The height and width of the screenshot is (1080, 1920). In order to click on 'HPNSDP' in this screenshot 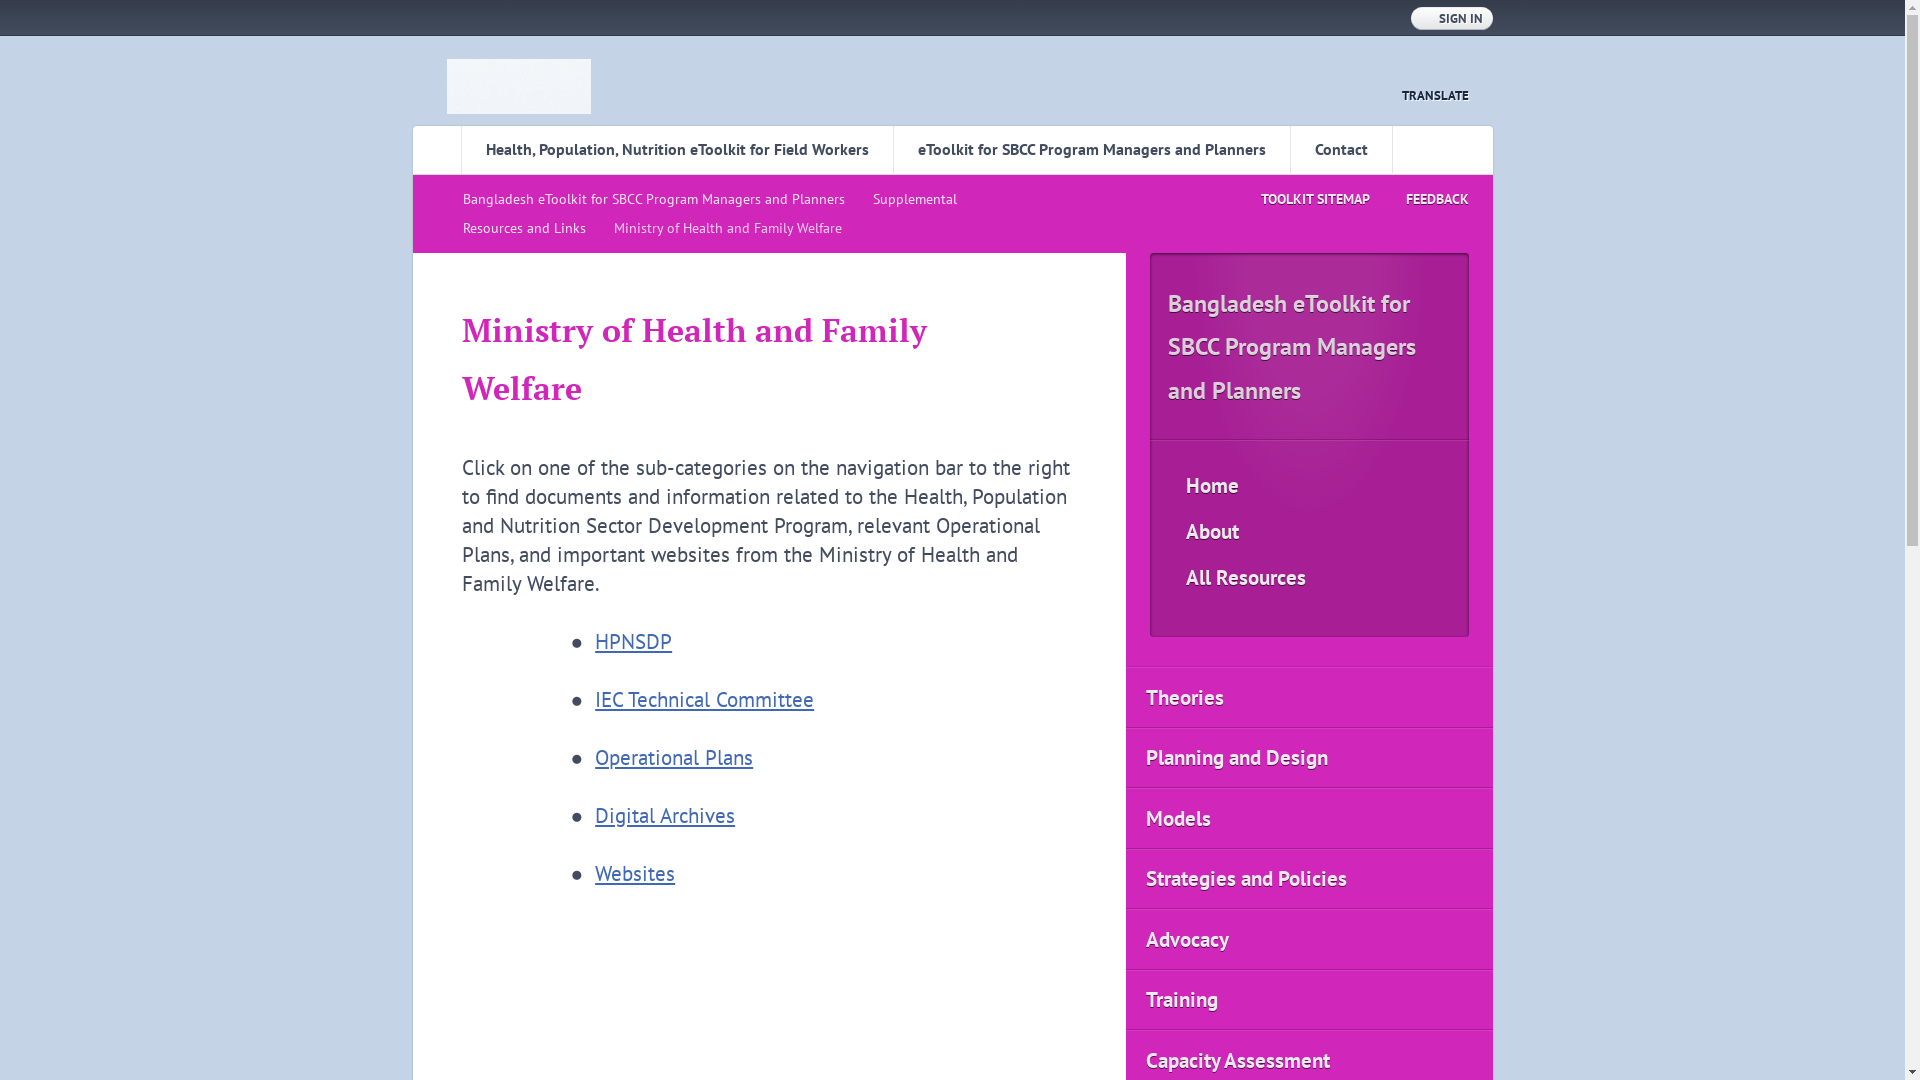, I will do `click(632, 641)`.